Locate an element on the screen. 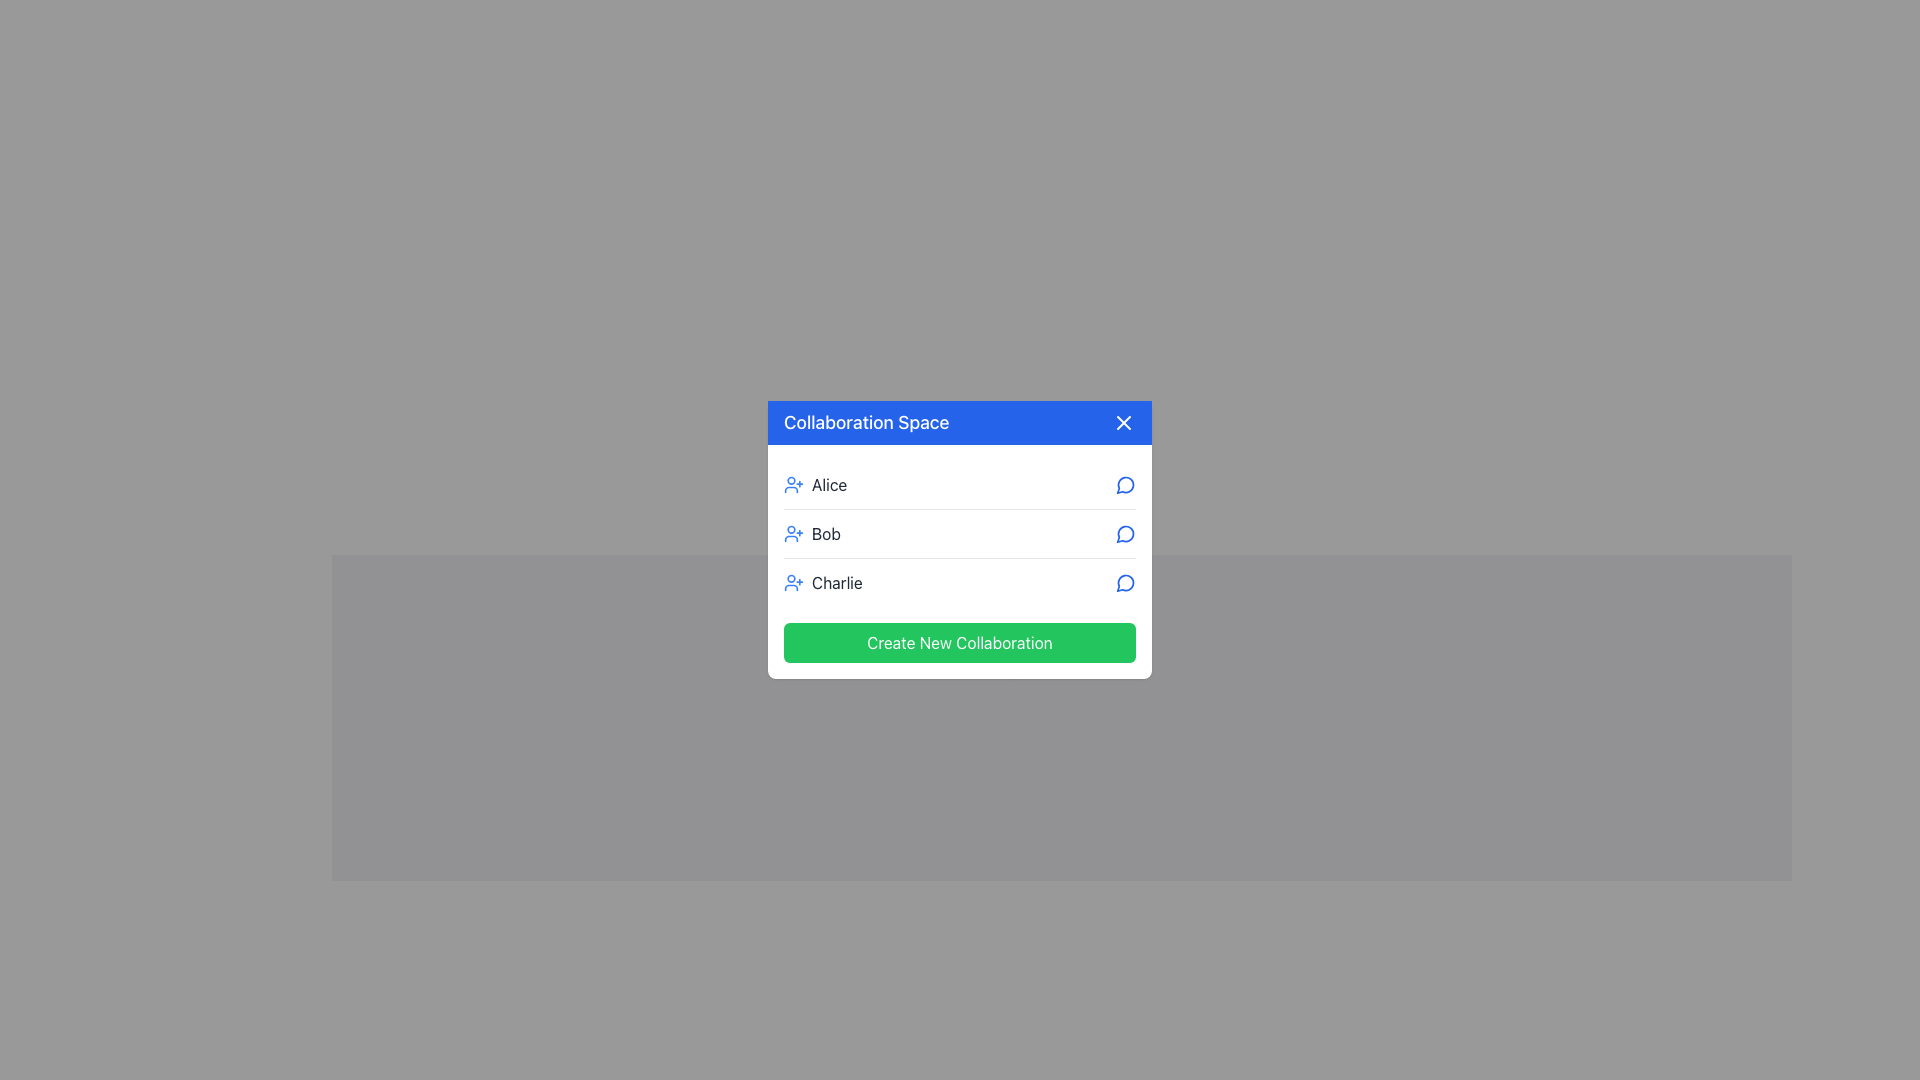 The height and width of the screenshot is (1080, 1920). the text label displaying the name of the user, which is the first name in the participant list located on the left side of the second row, preceded by a small blue icon and followed by a text bubble icon is located at coordinates (829, 485).